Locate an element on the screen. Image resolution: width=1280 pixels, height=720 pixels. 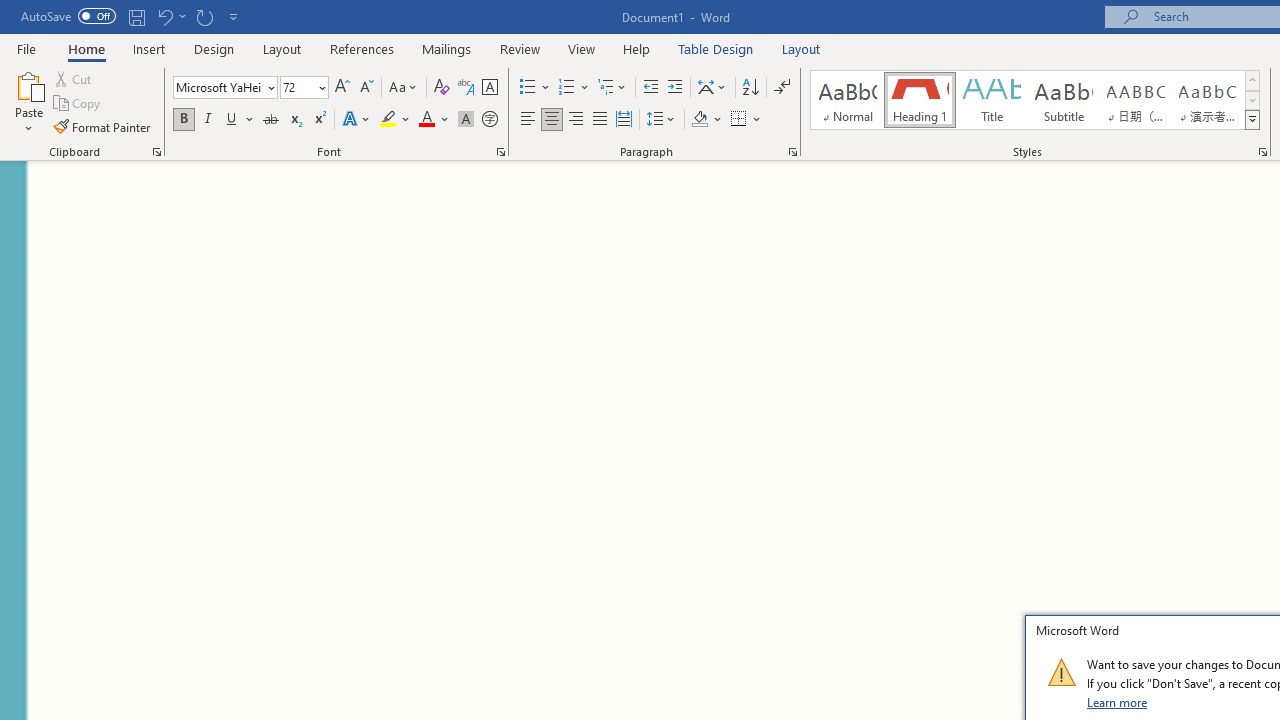
'Center' is located at coordinates (552, 119).